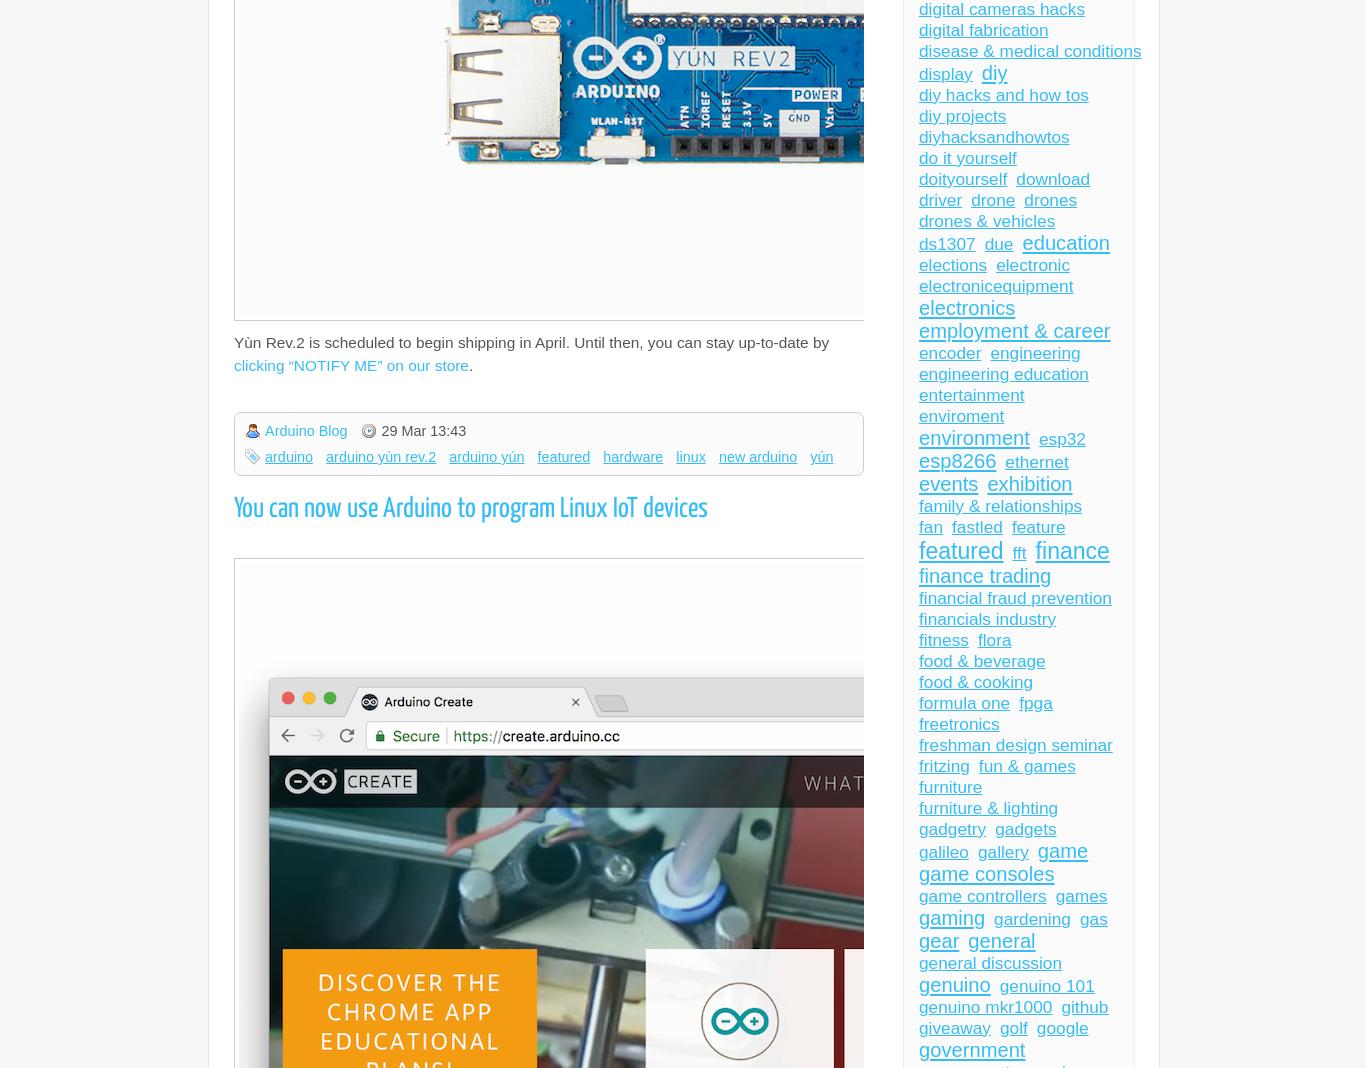  I want to click on 'games', so click(1080, 895).